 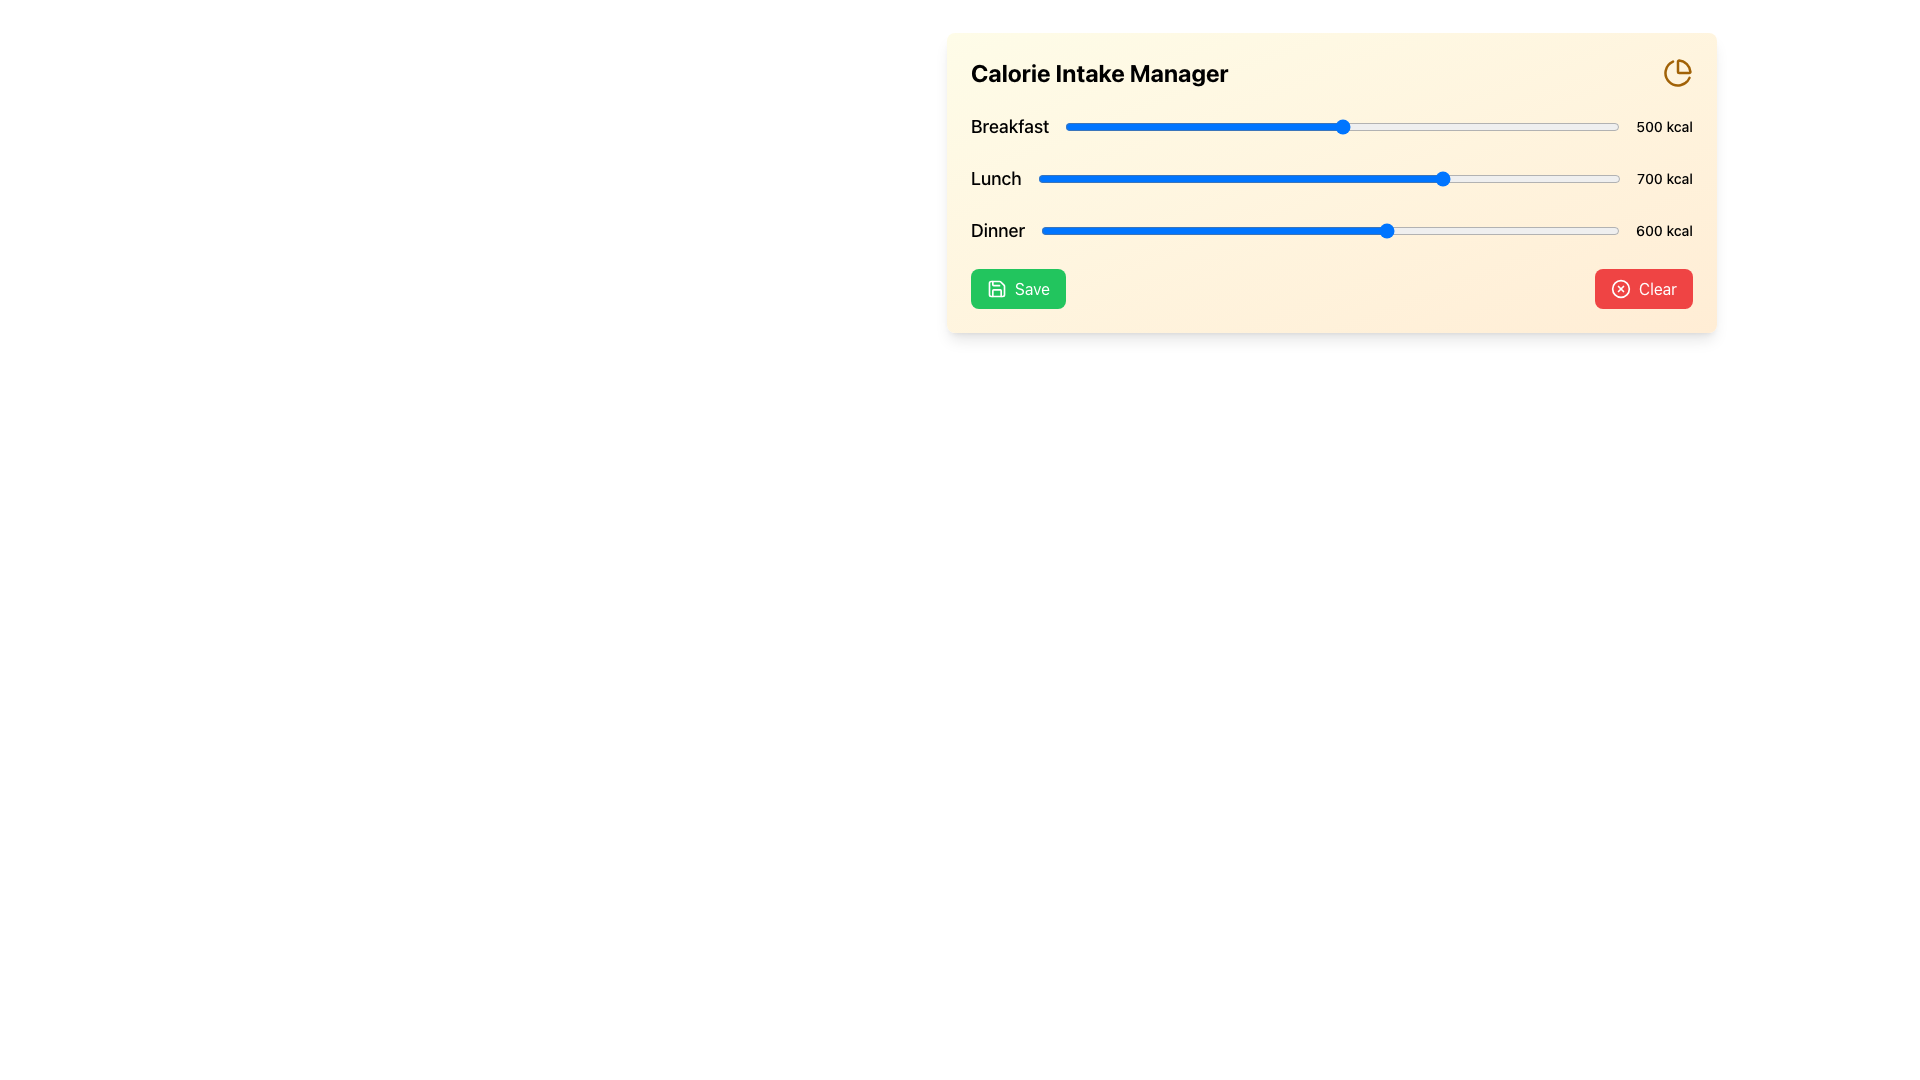 What do you see at coordinates (1328, 230) in the screenshot?
I see `the dinner calorie intake slider` at bounding box center [1328, 230].